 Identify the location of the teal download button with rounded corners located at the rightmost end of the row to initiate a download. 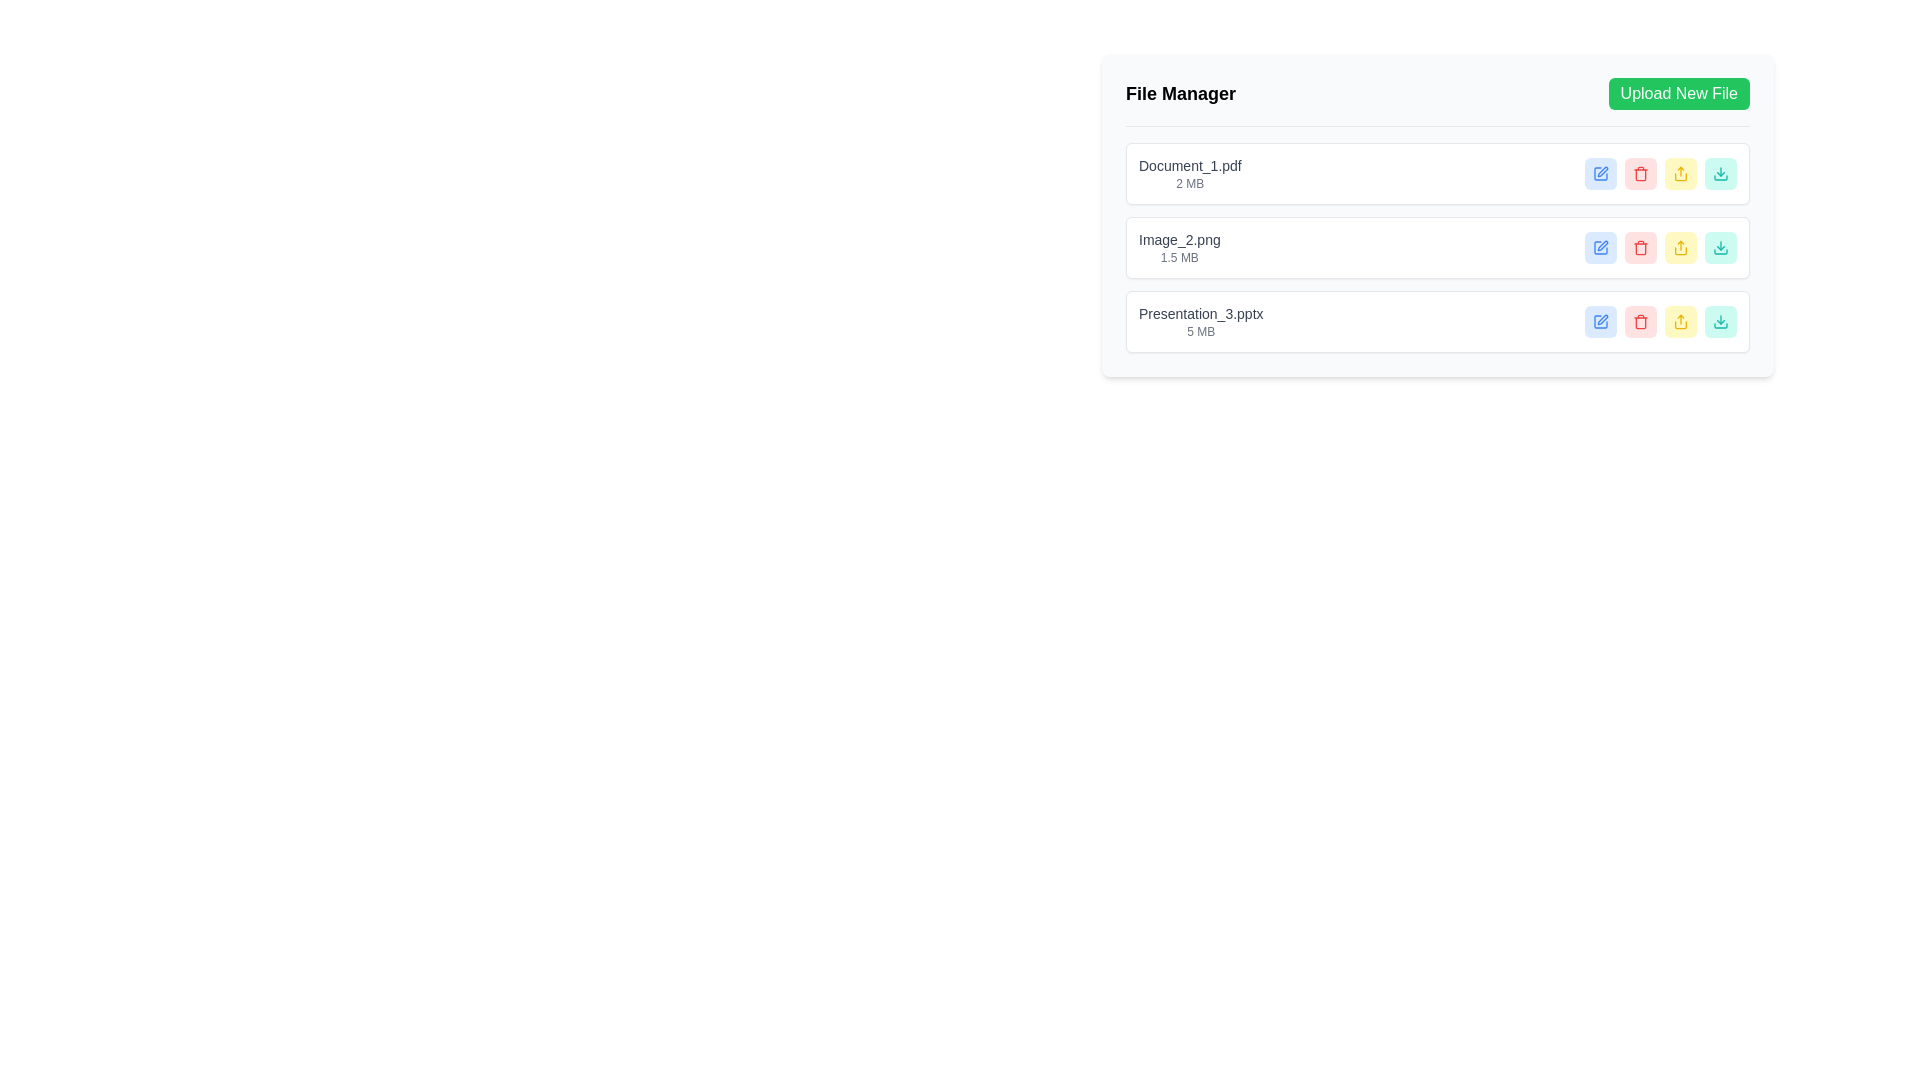
(1720, 246).